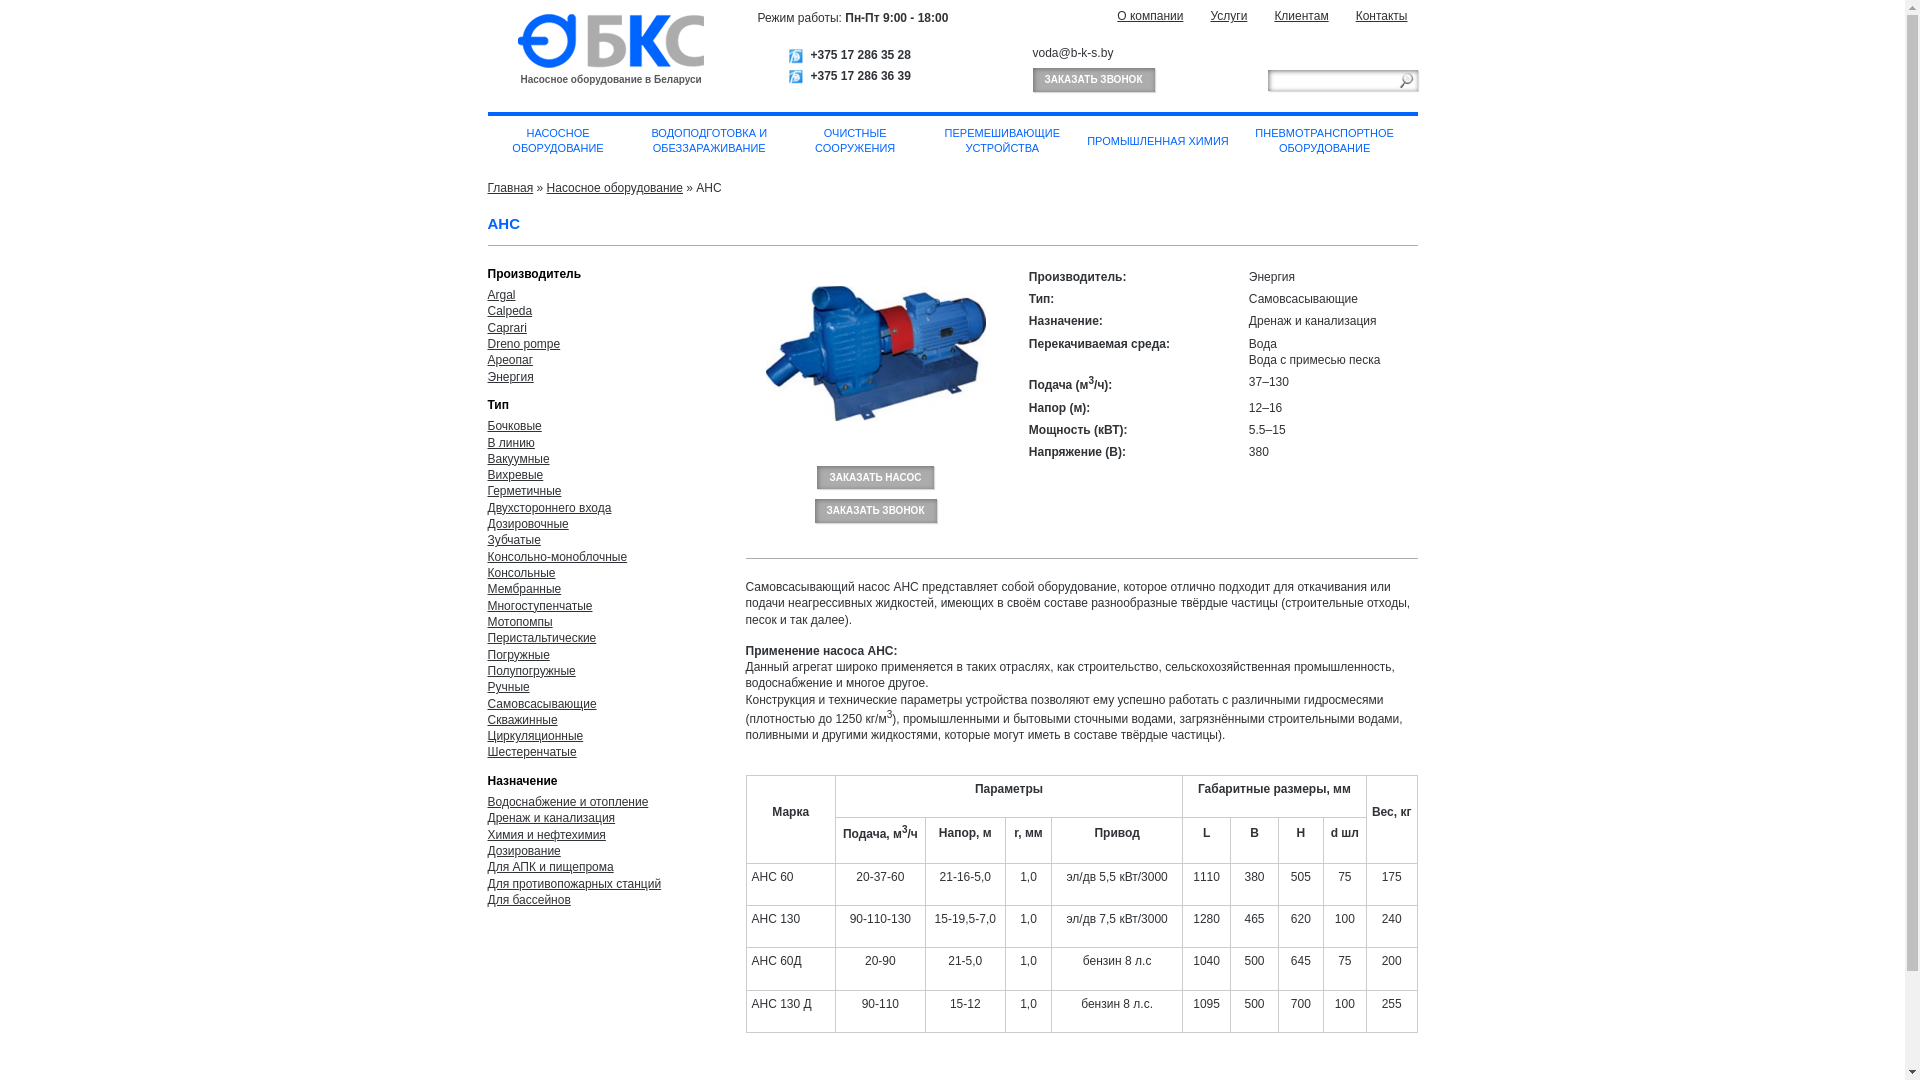  I want to click on 'voda@b-k-s.by', so click(1071, 52).